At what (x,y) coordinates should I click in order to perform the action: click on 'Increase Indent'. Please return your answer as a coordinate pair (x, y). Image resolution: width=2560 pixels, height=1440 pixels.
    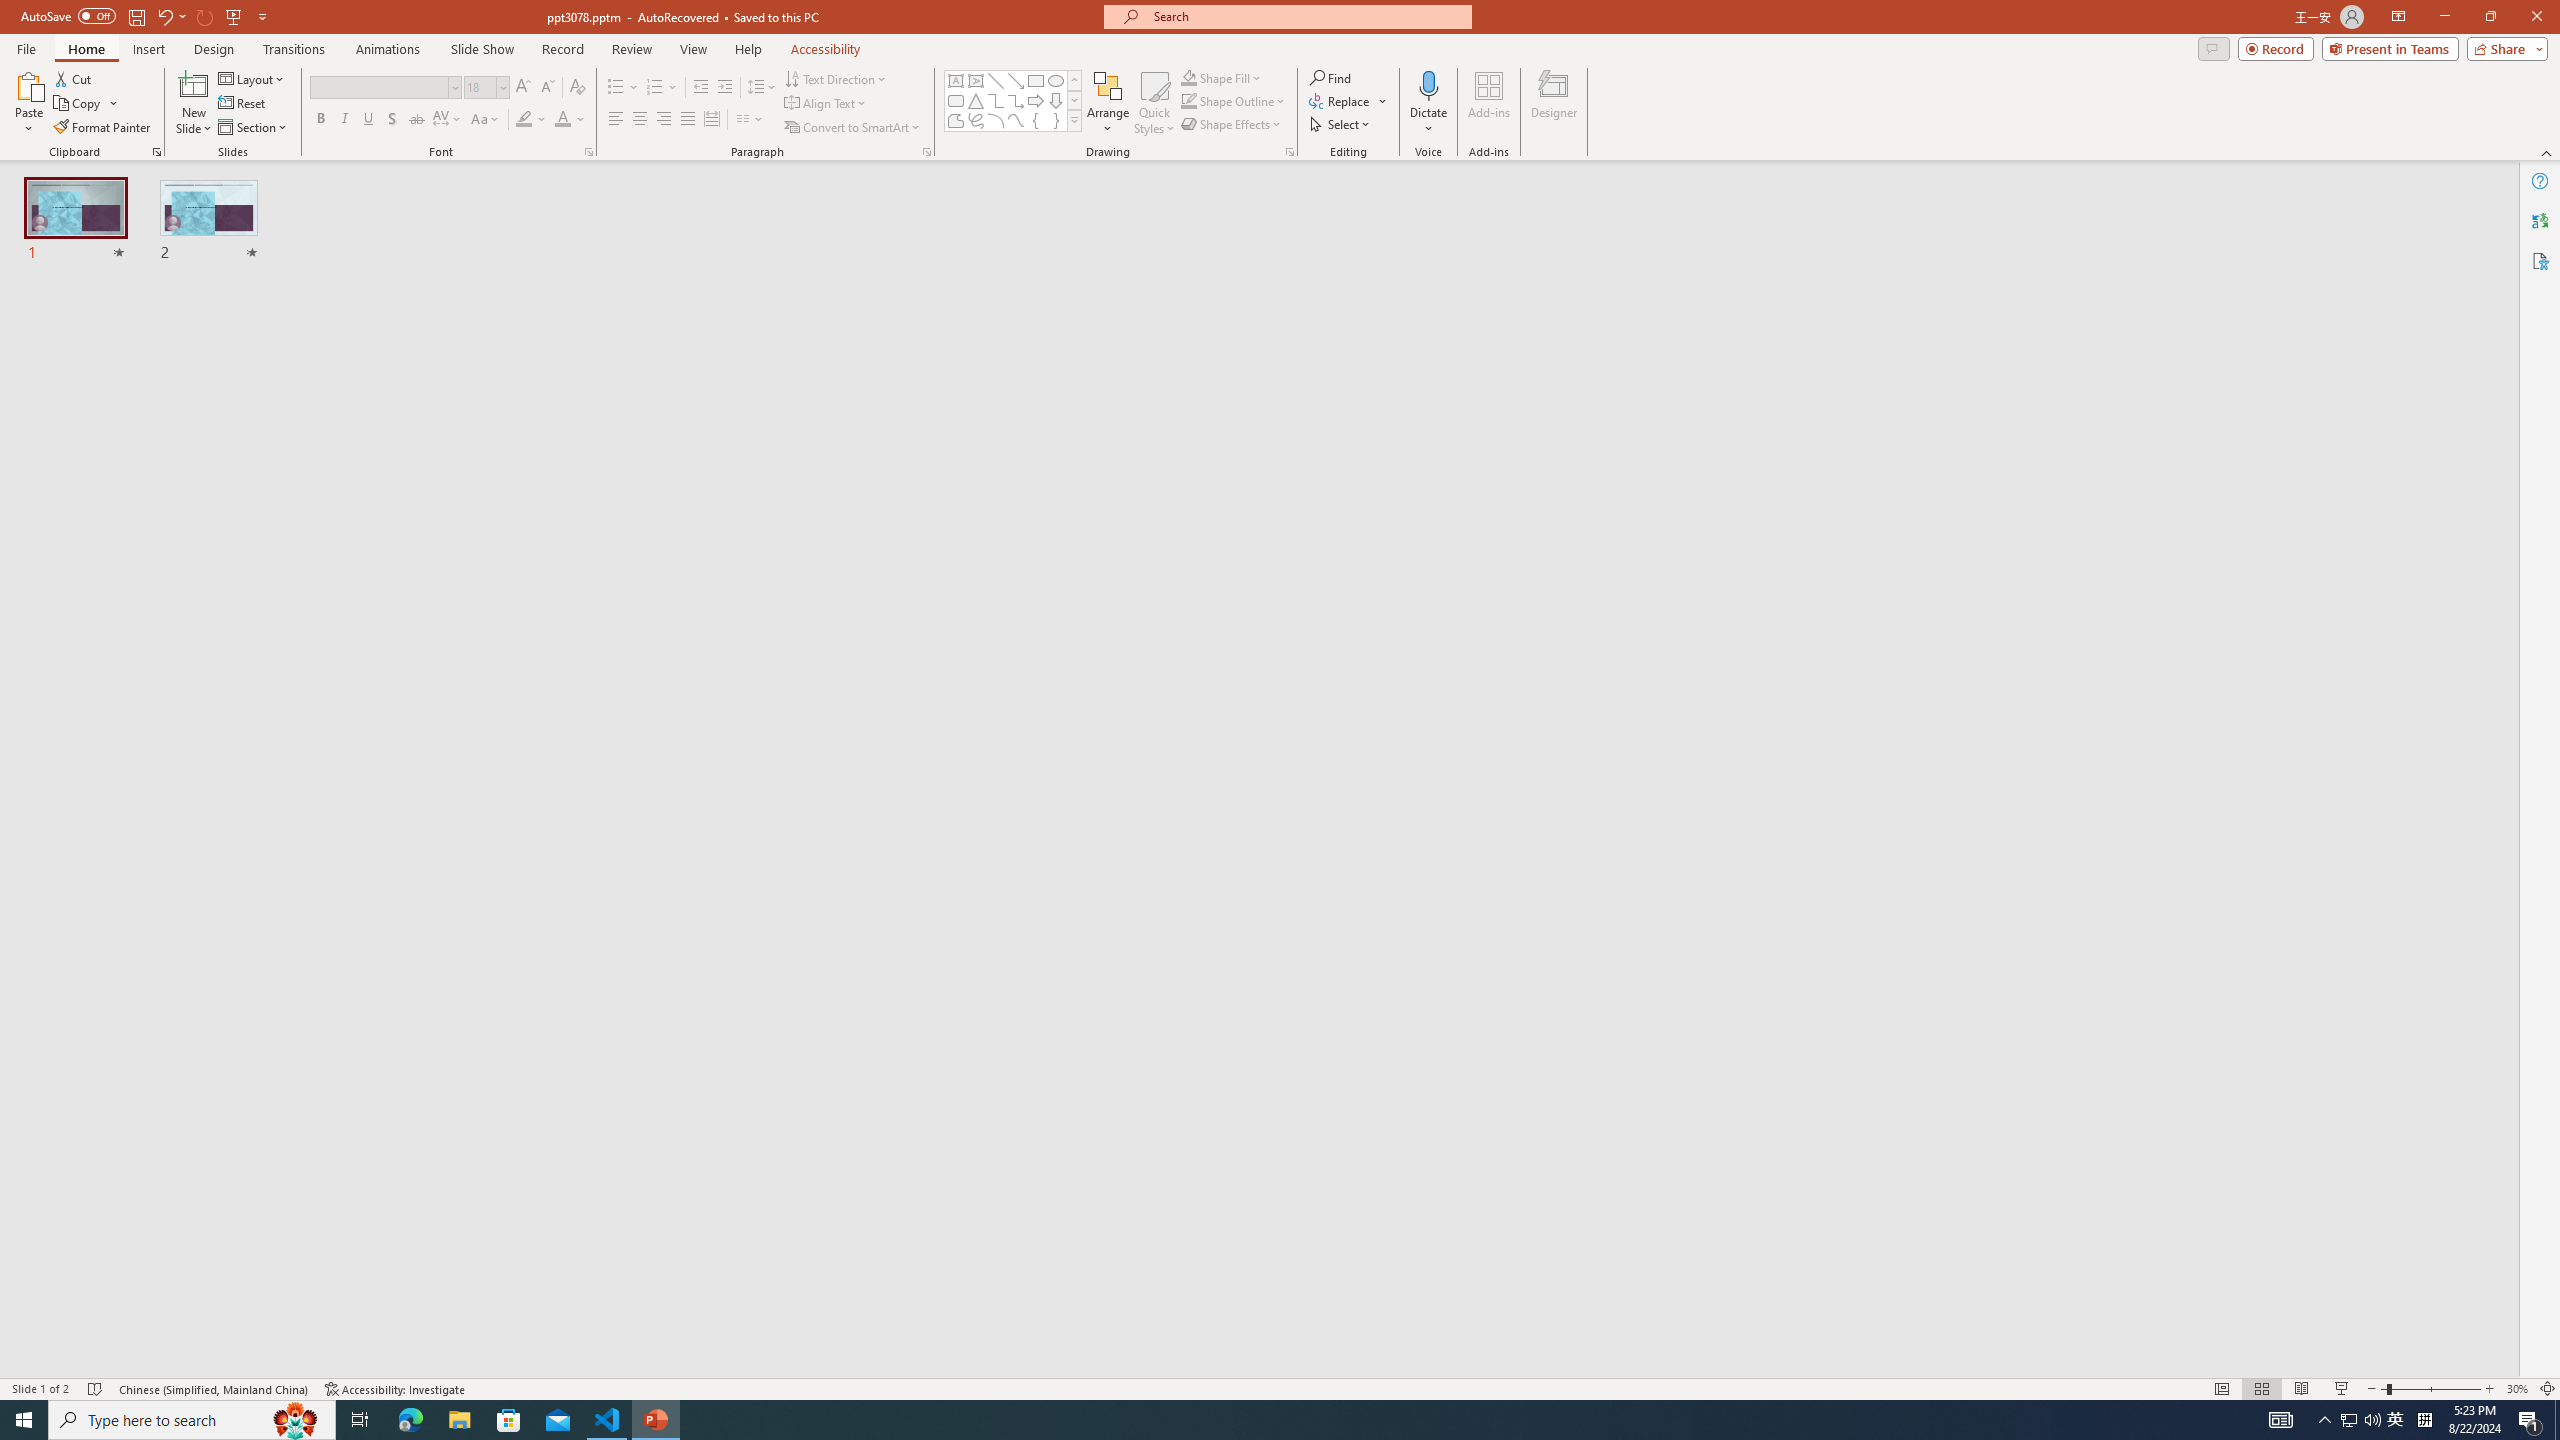
    Looking at the image, I should click on (725, 87).